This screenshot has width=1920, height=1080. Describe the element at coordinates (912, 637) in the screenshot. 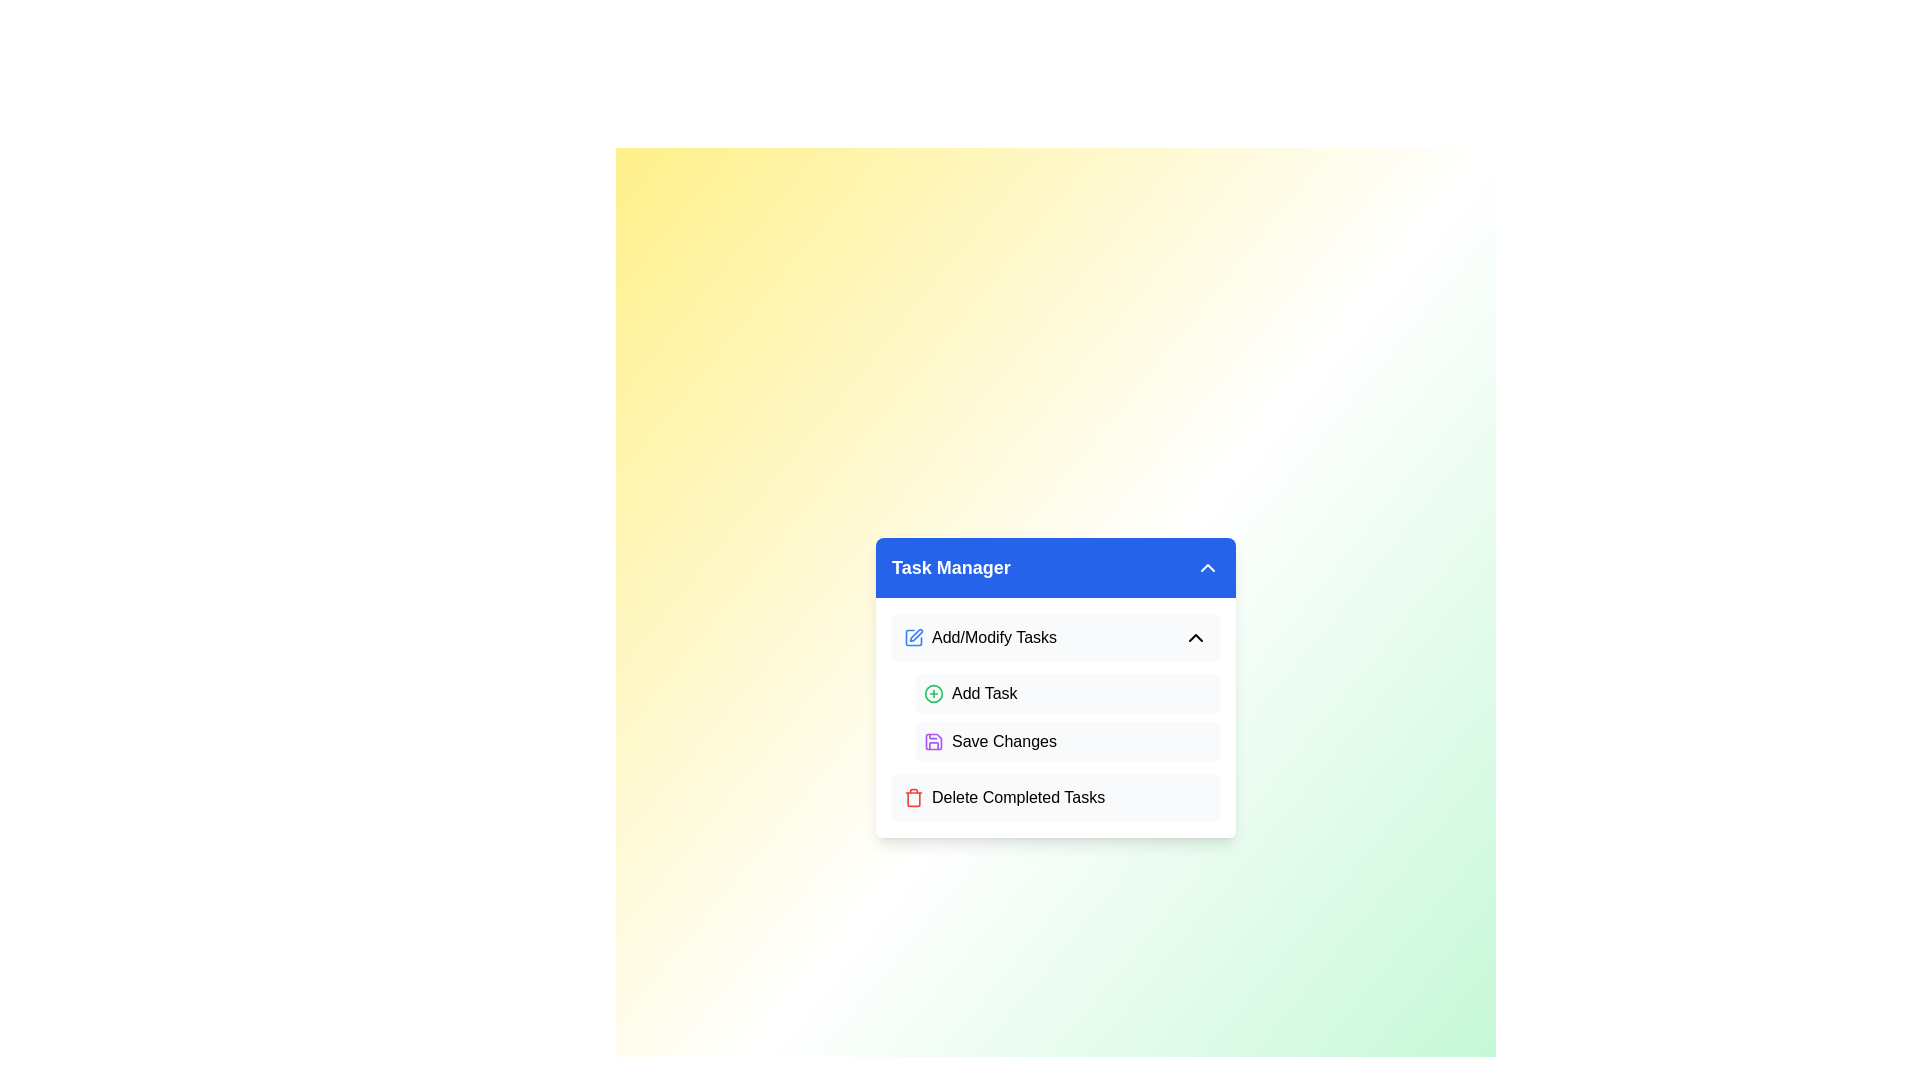

I see `the decorative icon that serves as a visual identifier for the 'Add/Modify Tasks' option in the Task Manager interface` at that location.